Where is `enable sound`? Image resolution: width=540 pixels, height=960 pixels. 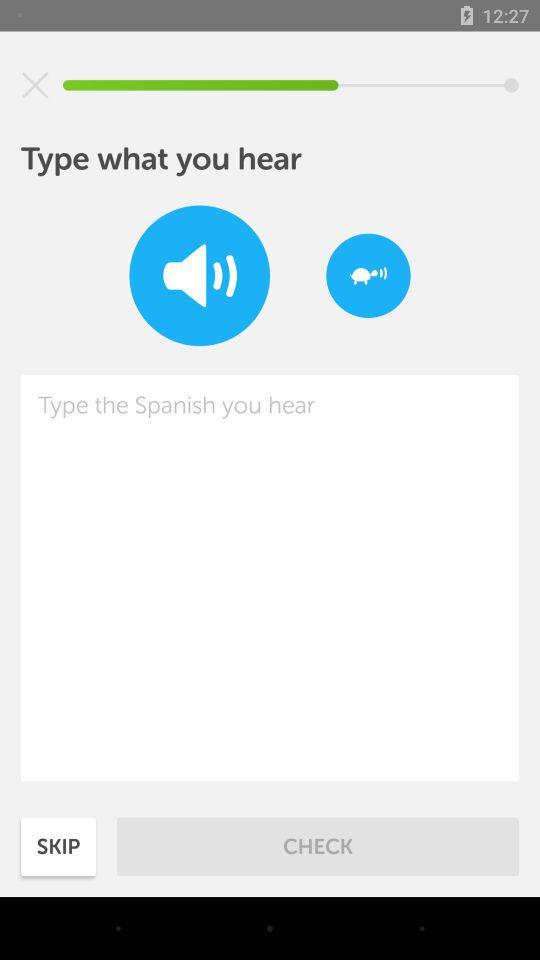 enable sound is located at coordinates (199, 274).